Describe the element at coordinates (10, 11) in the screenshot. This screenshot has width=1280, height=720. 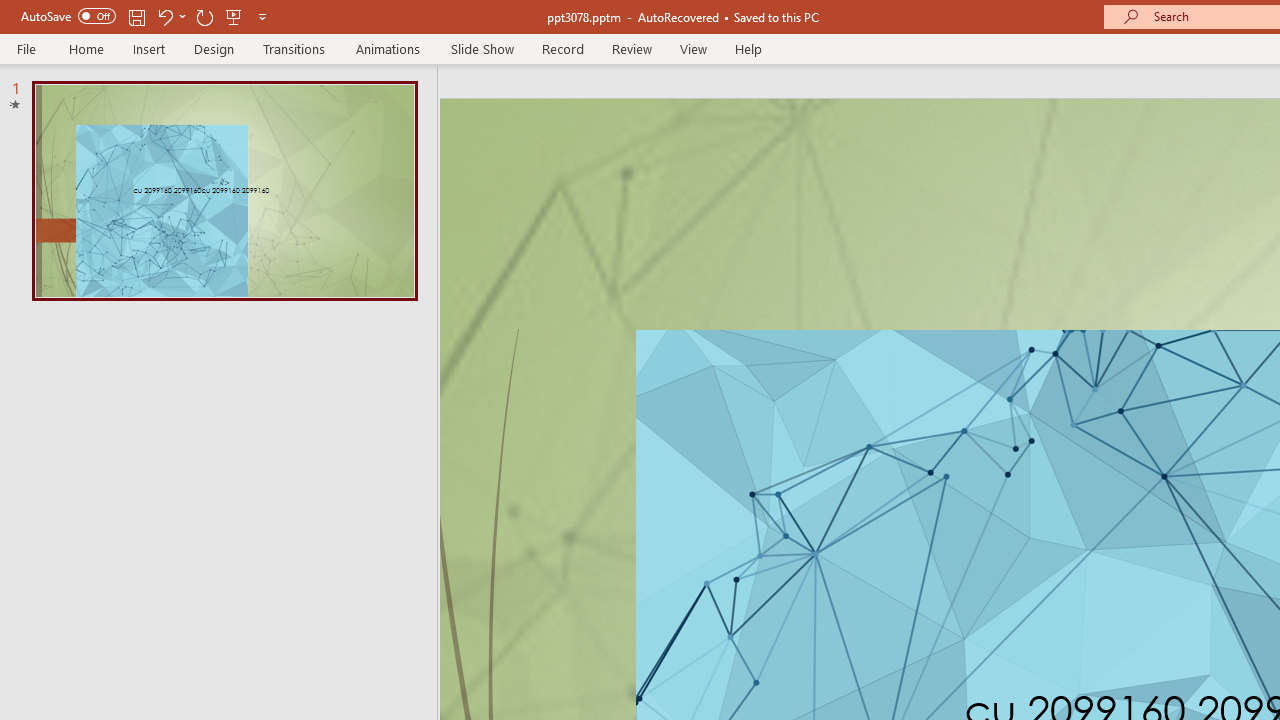
I see `'System'` at that location.